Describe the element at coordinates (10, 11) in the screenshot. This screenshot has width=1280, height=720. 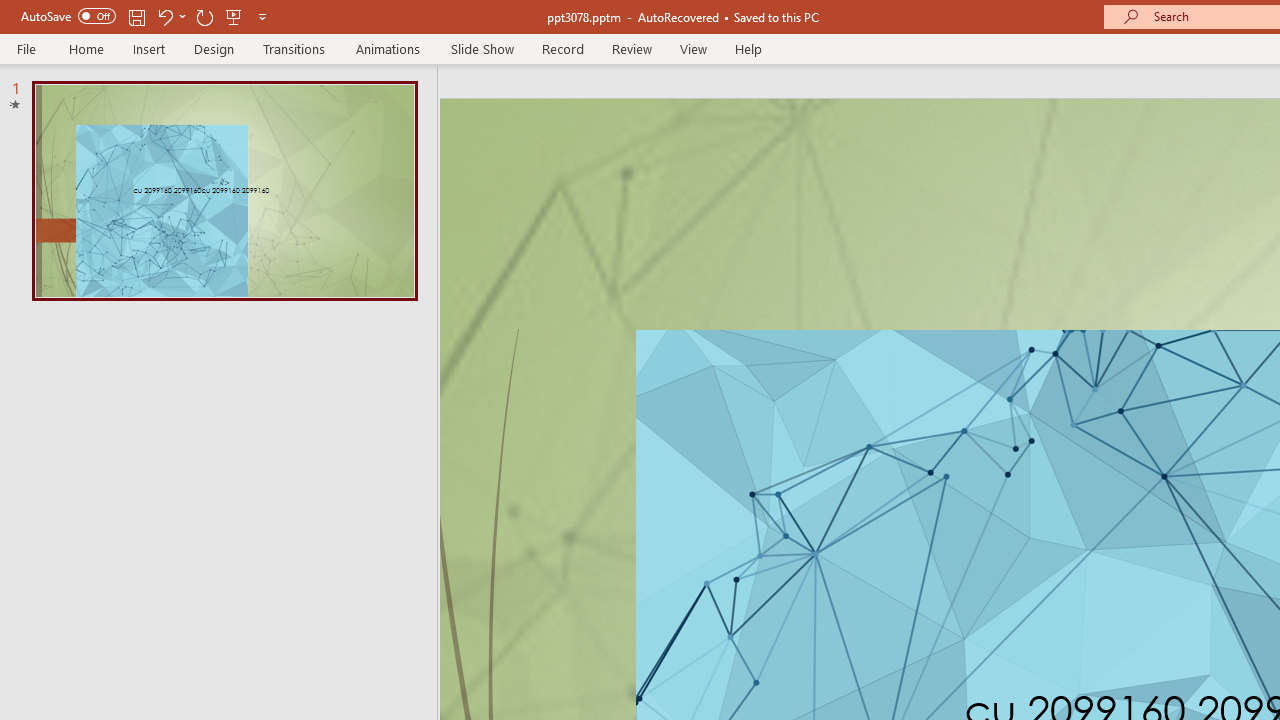
I see `'System'` at that location.